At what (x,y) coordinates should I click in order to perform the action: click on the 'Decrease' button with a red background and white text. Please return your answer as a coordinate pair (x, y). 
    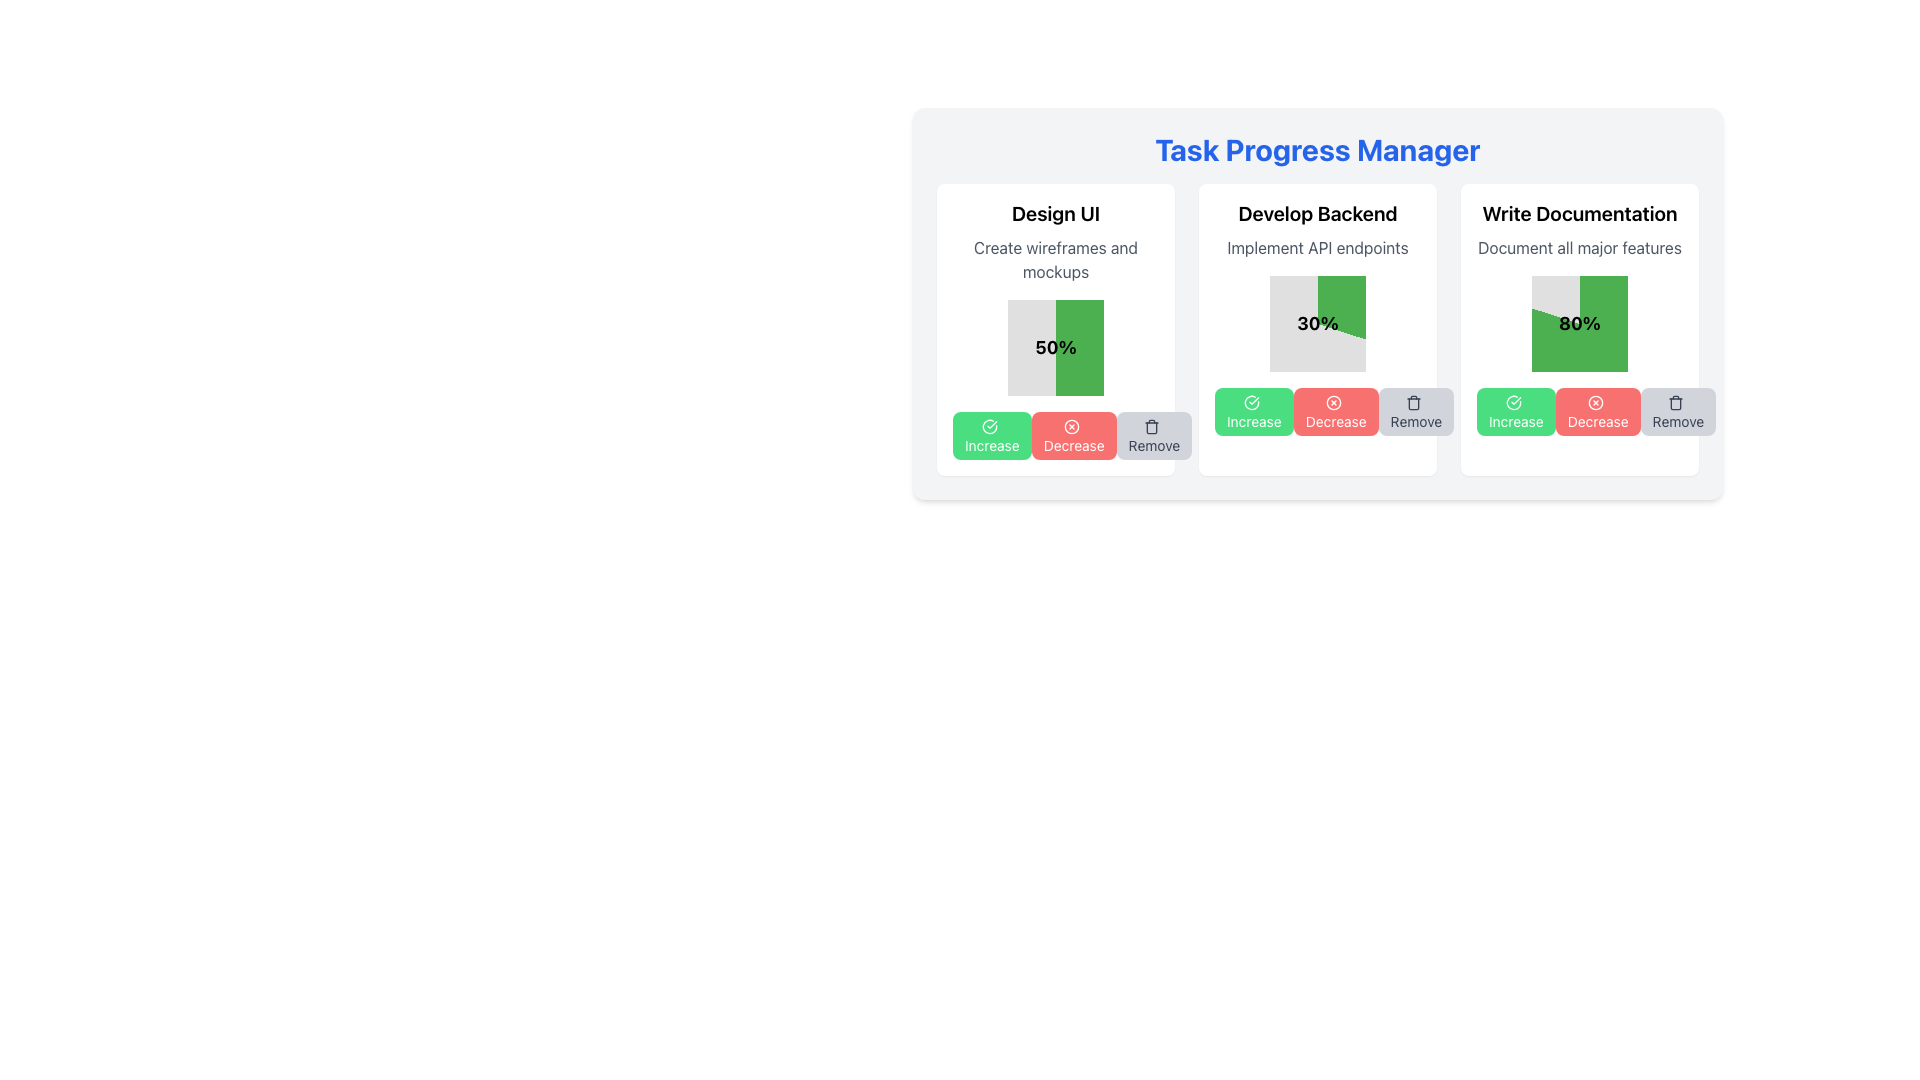
    Looking at the image, I should click on (1597, 411).